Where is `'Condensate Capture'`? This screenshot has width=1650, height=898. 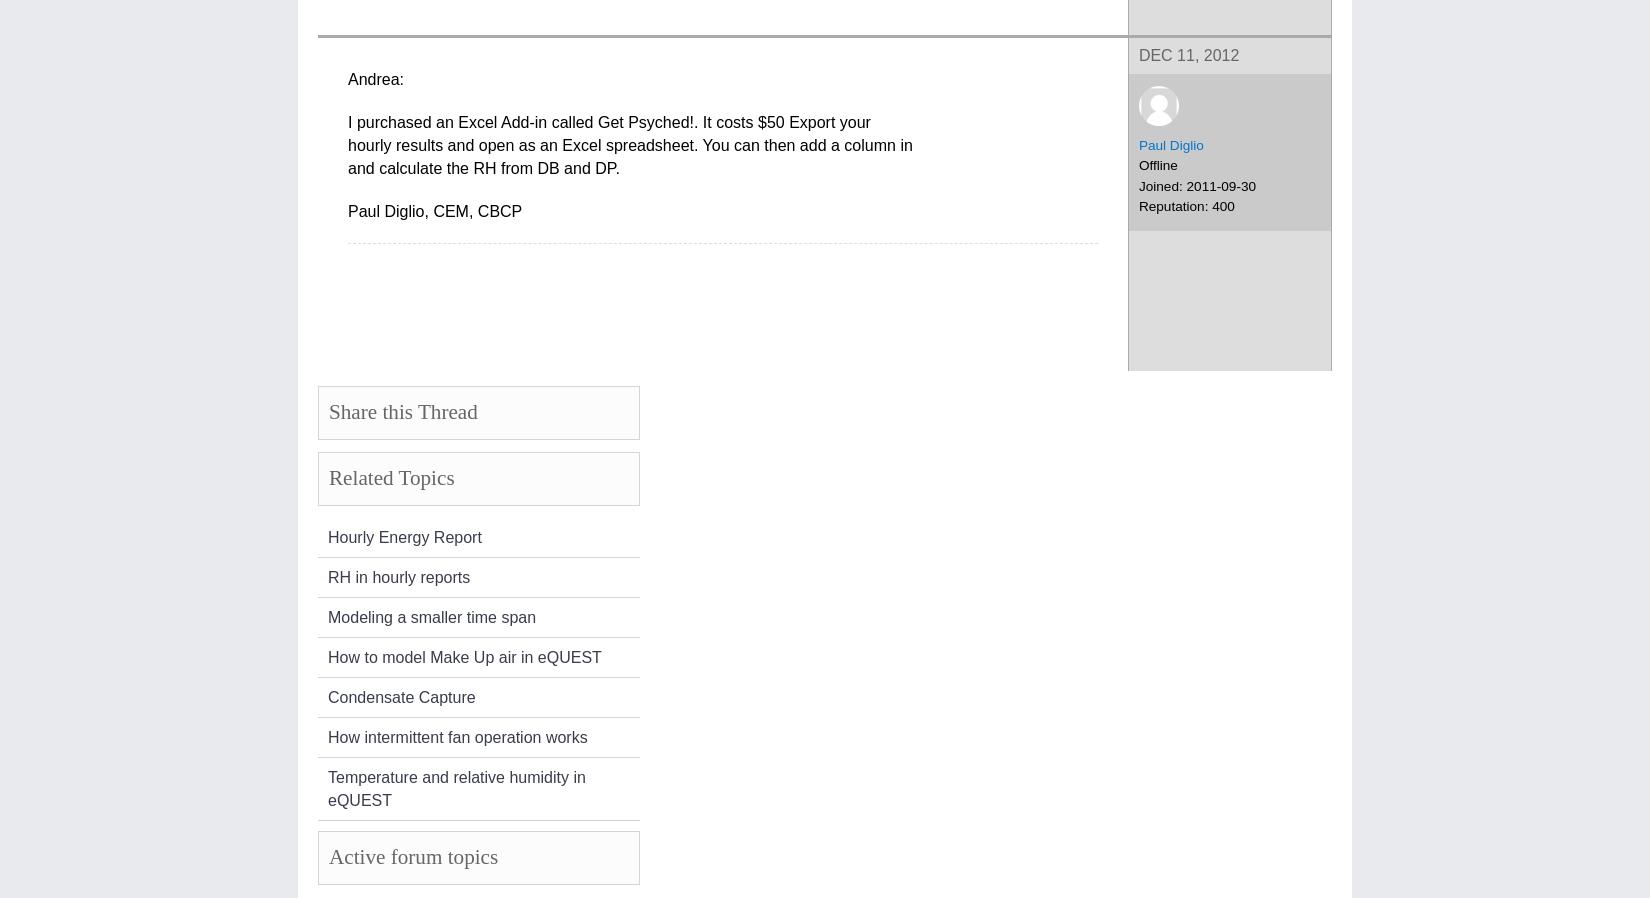
'Condensate Capture' is located at coordinates (401, 696).